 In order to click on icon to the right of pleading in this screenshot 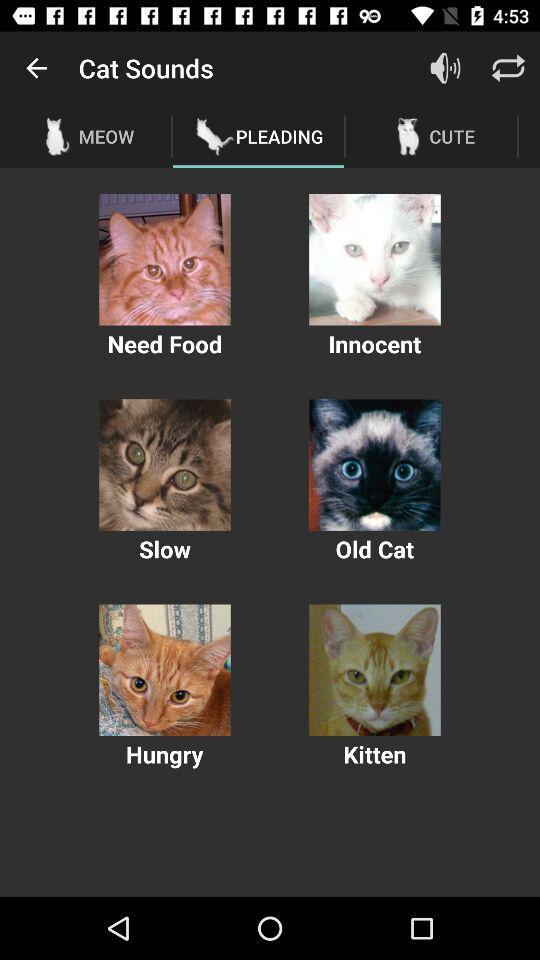, I will do `click(445, 68)`.